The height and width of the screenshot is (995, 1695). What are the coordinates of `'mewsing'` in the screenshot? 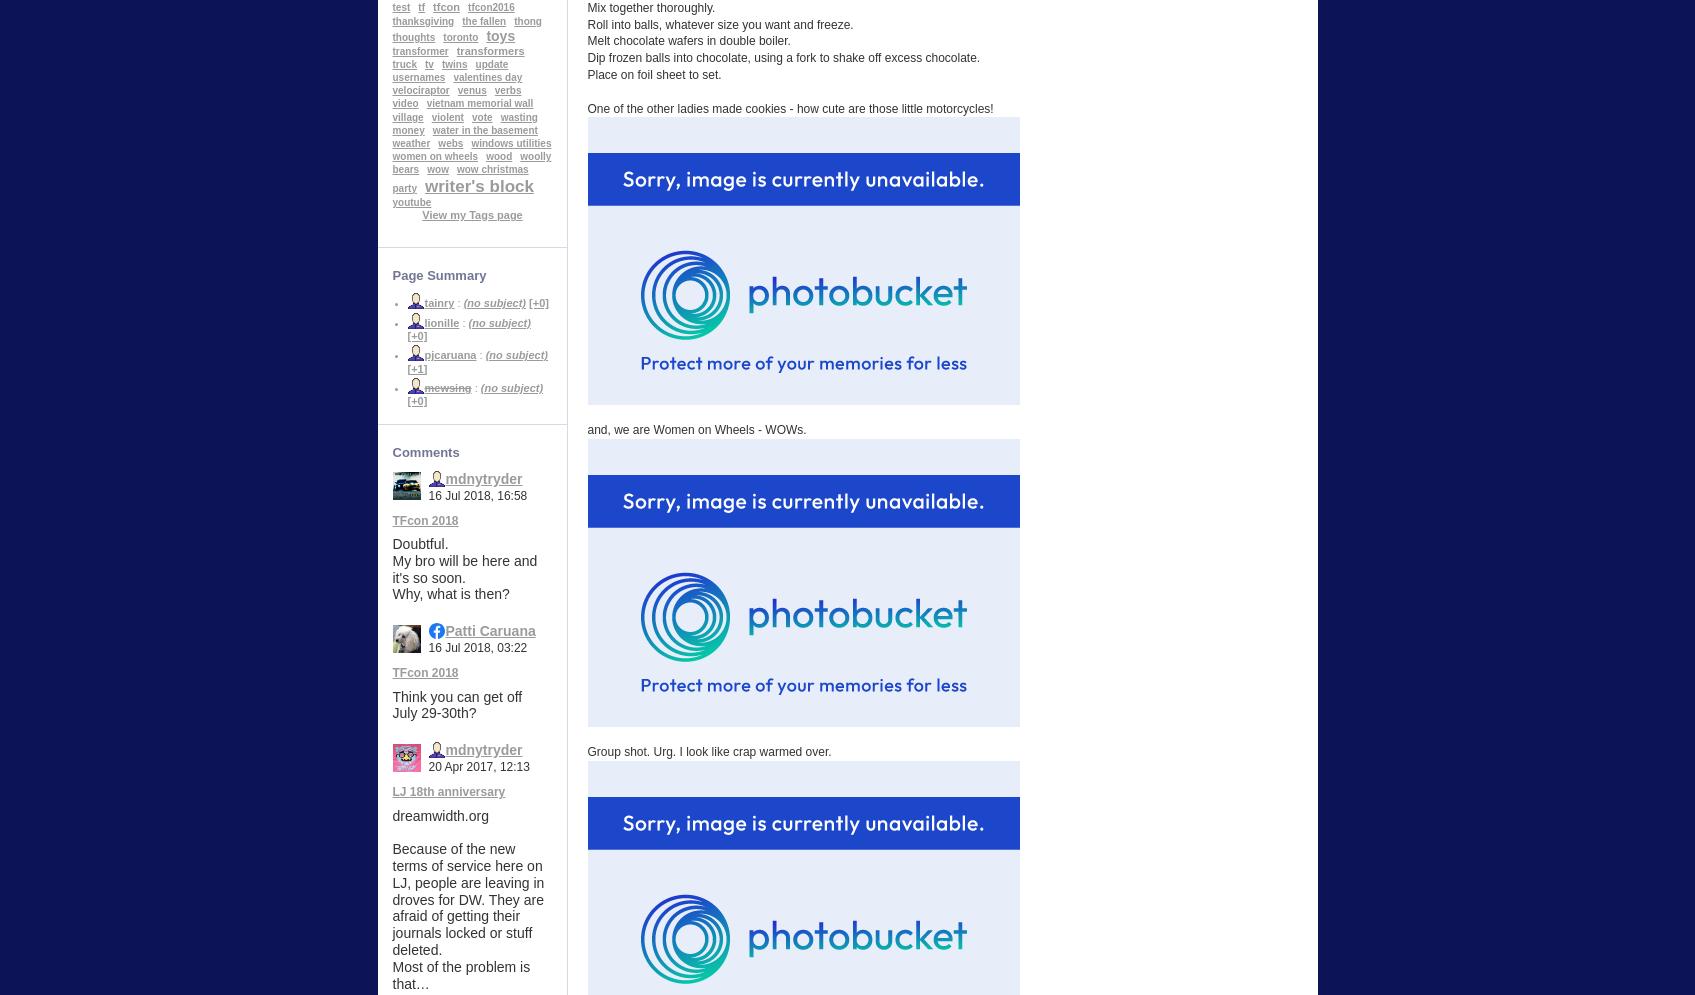 It's located at (447, 386).